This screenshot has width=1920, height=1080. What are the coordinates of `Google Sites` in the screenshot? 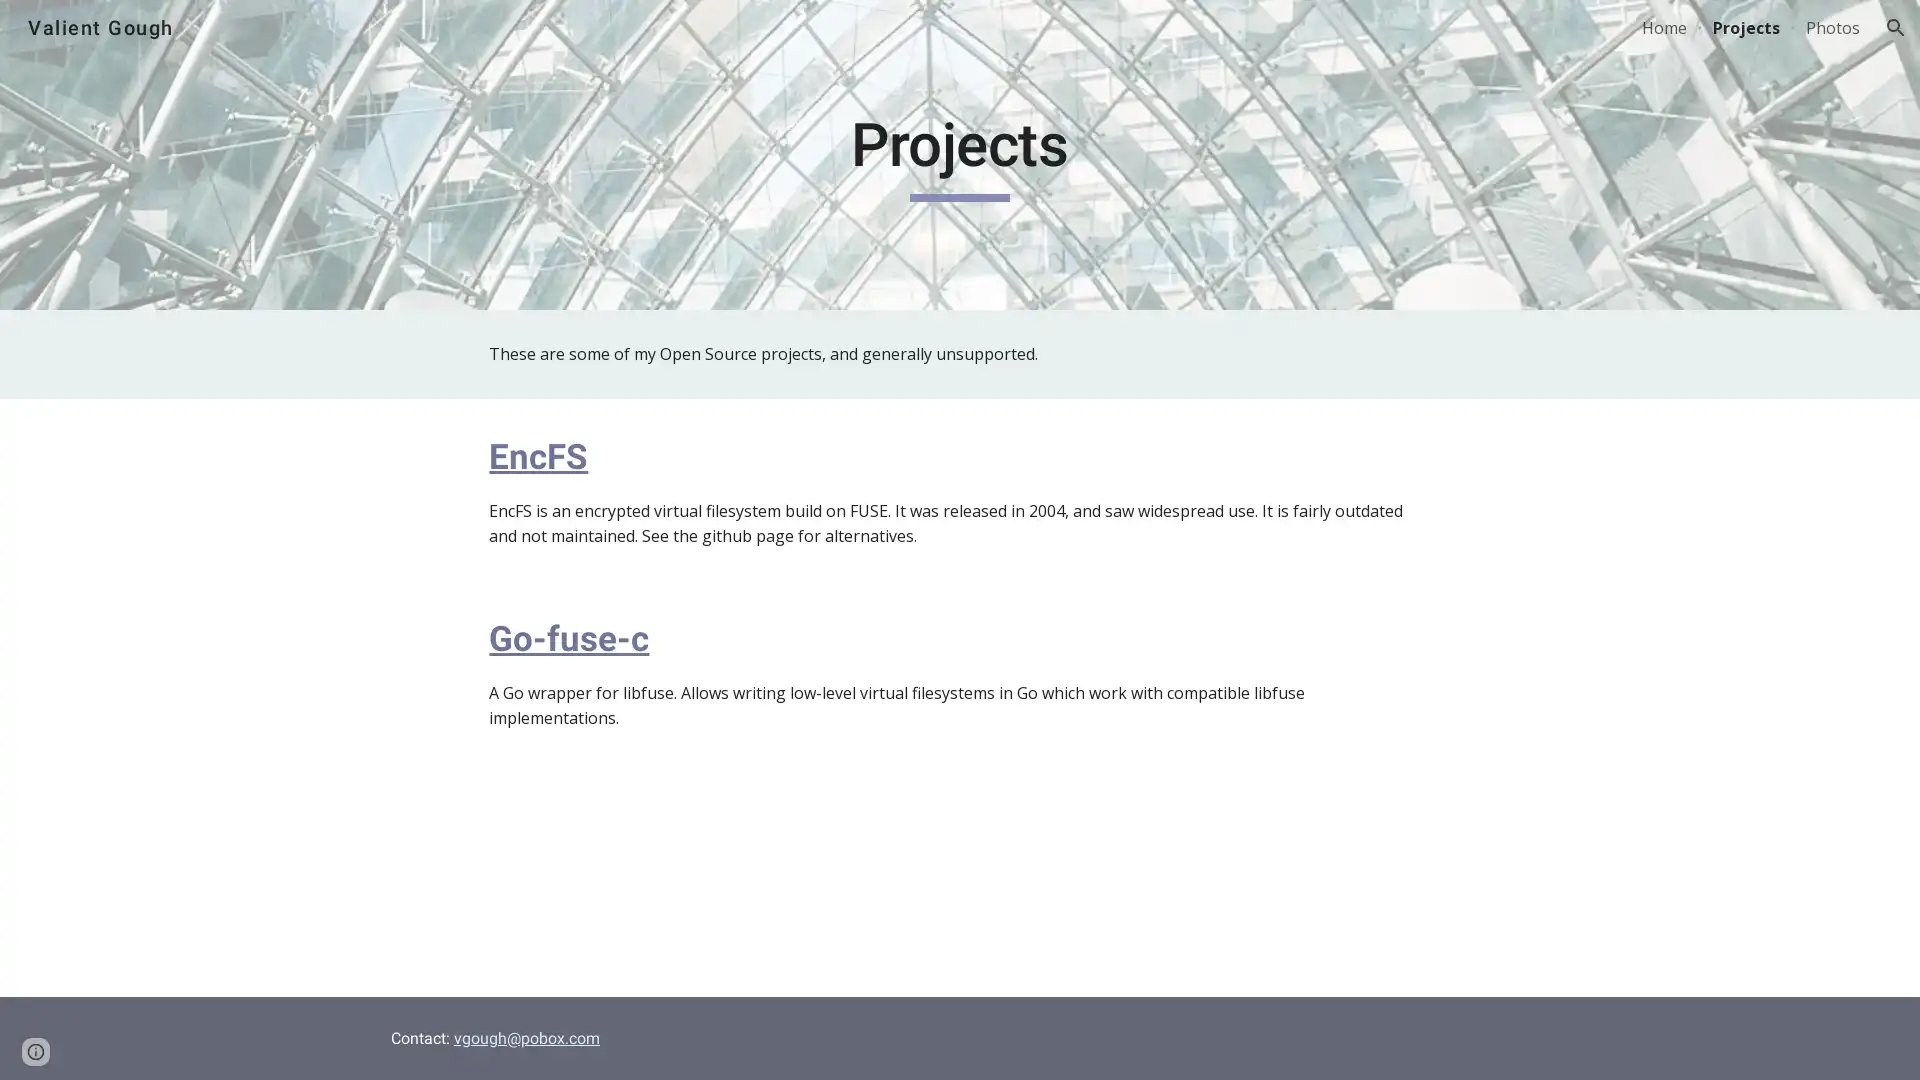 It's located at (154, 1044).